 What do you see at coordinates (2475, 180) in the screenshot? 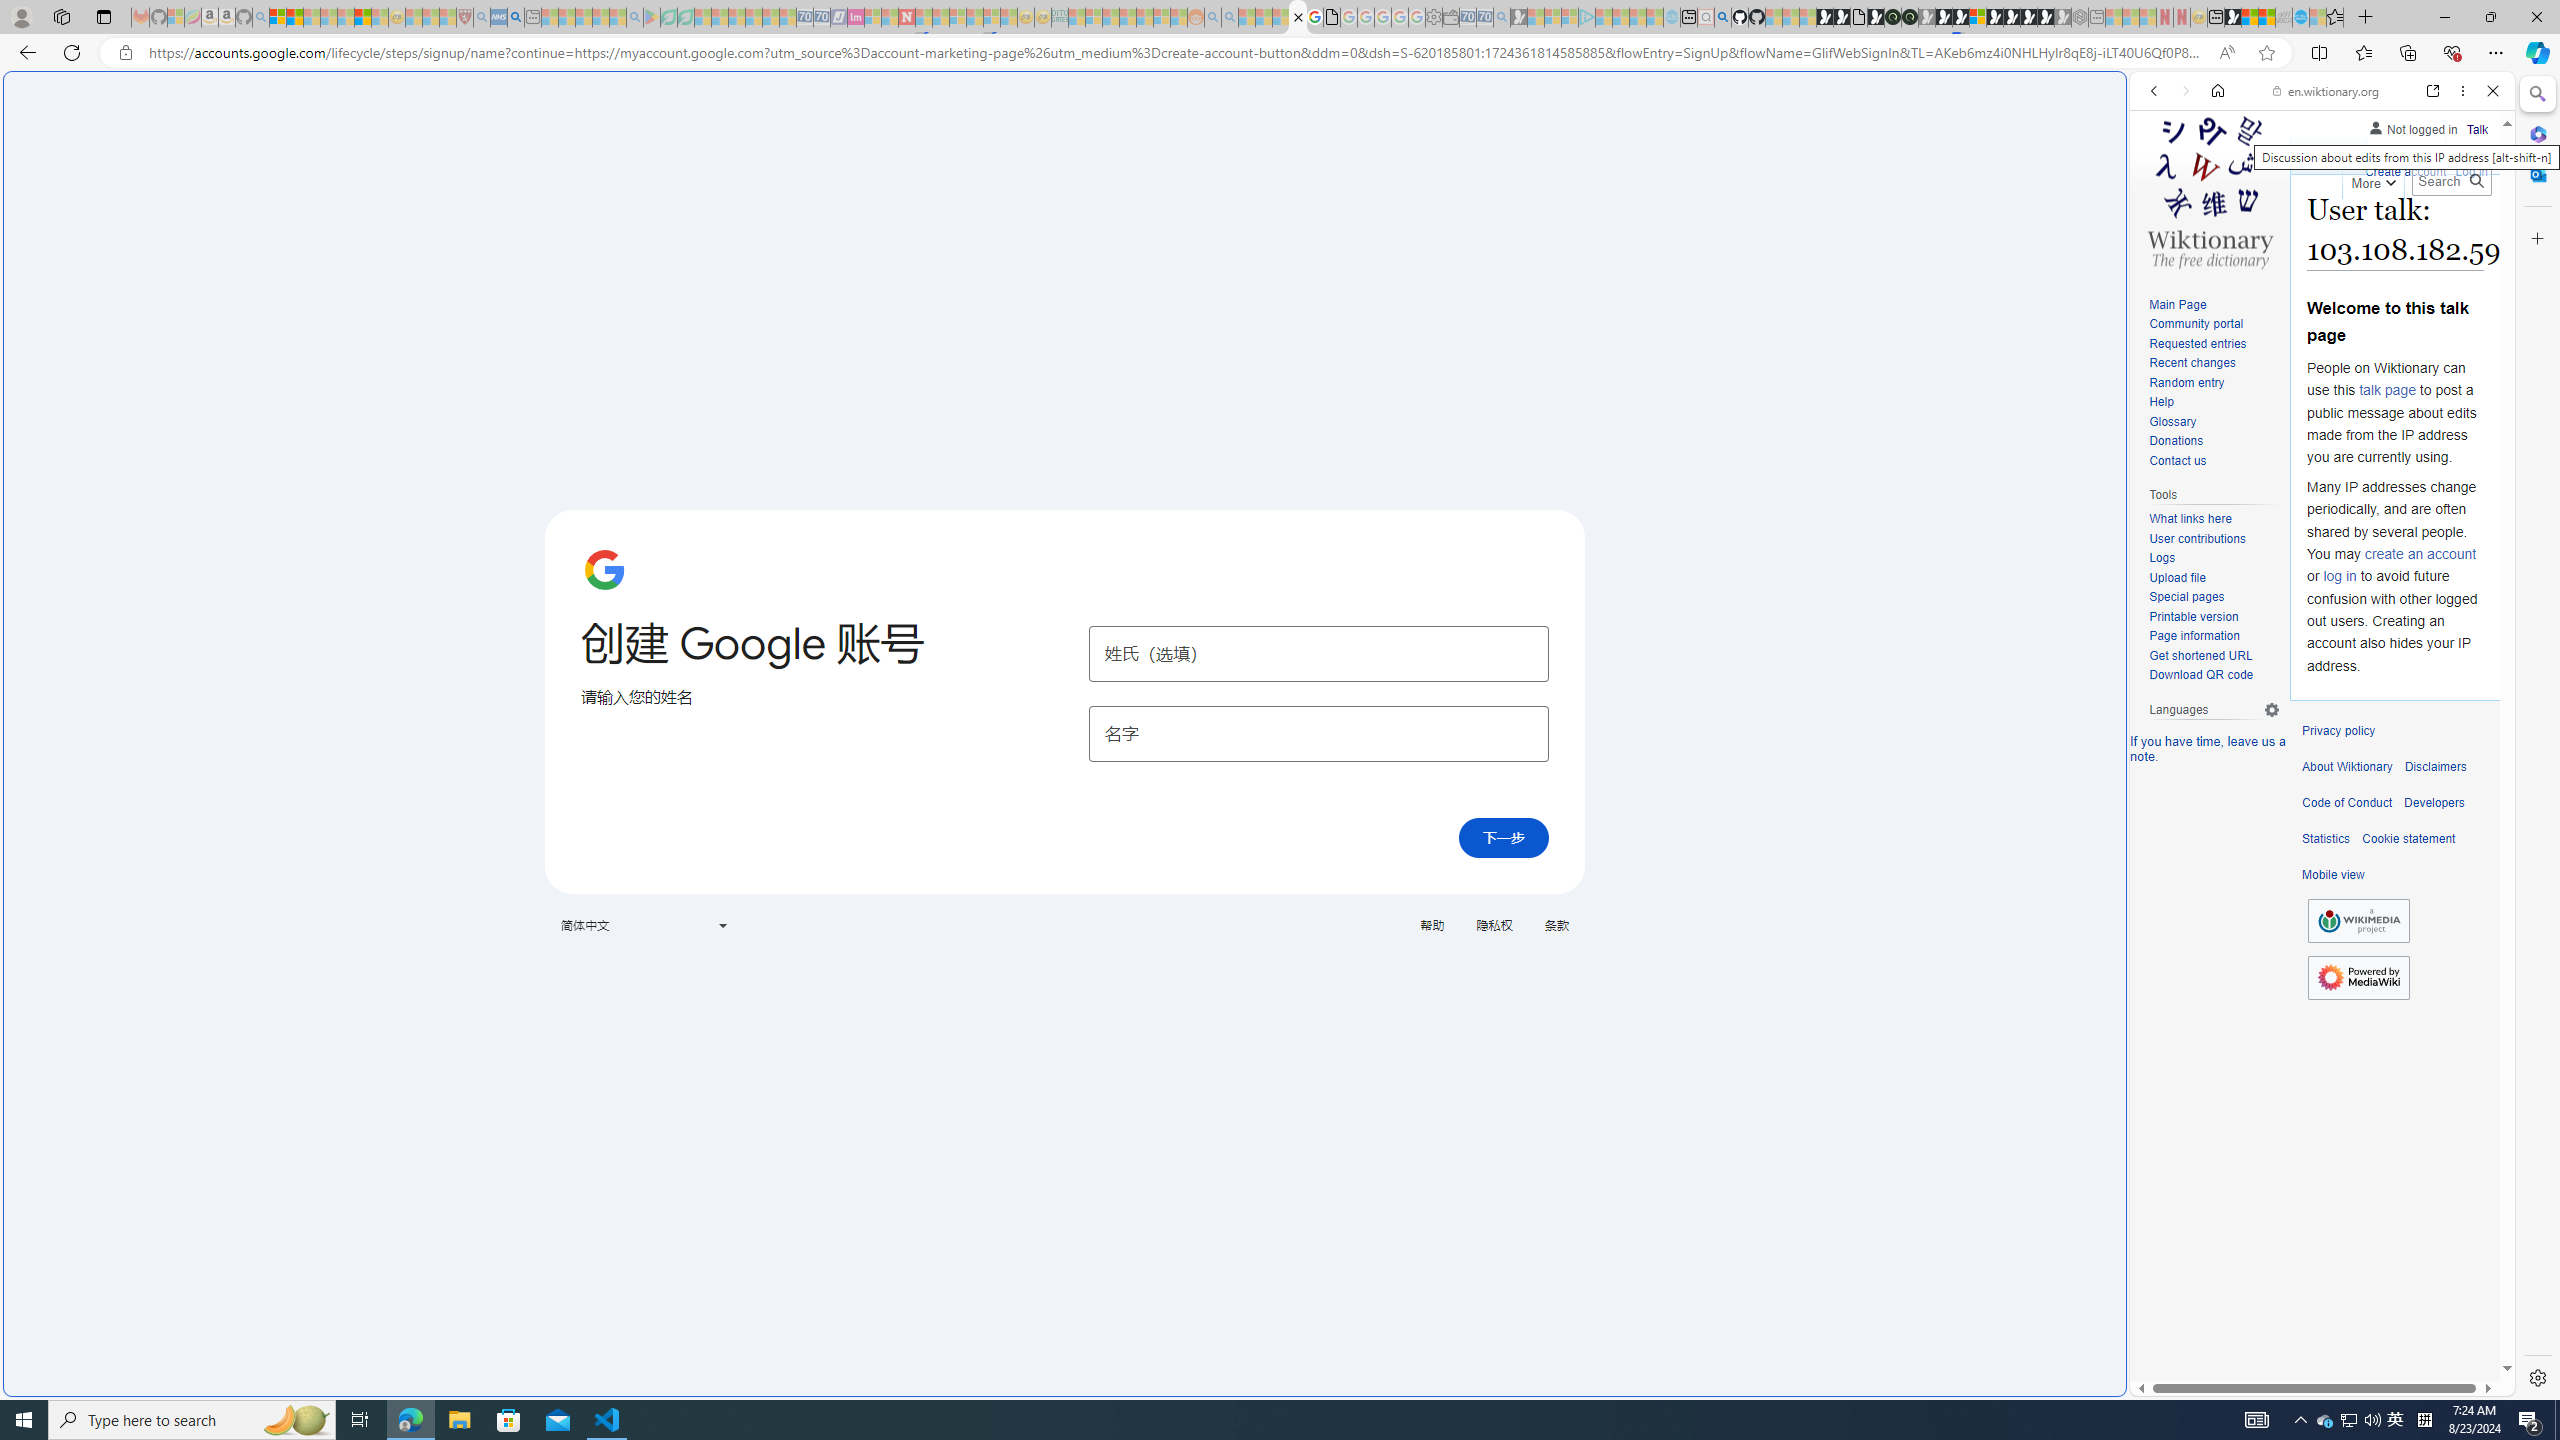
I see `'Go'` at bounding box center [2475, 180].